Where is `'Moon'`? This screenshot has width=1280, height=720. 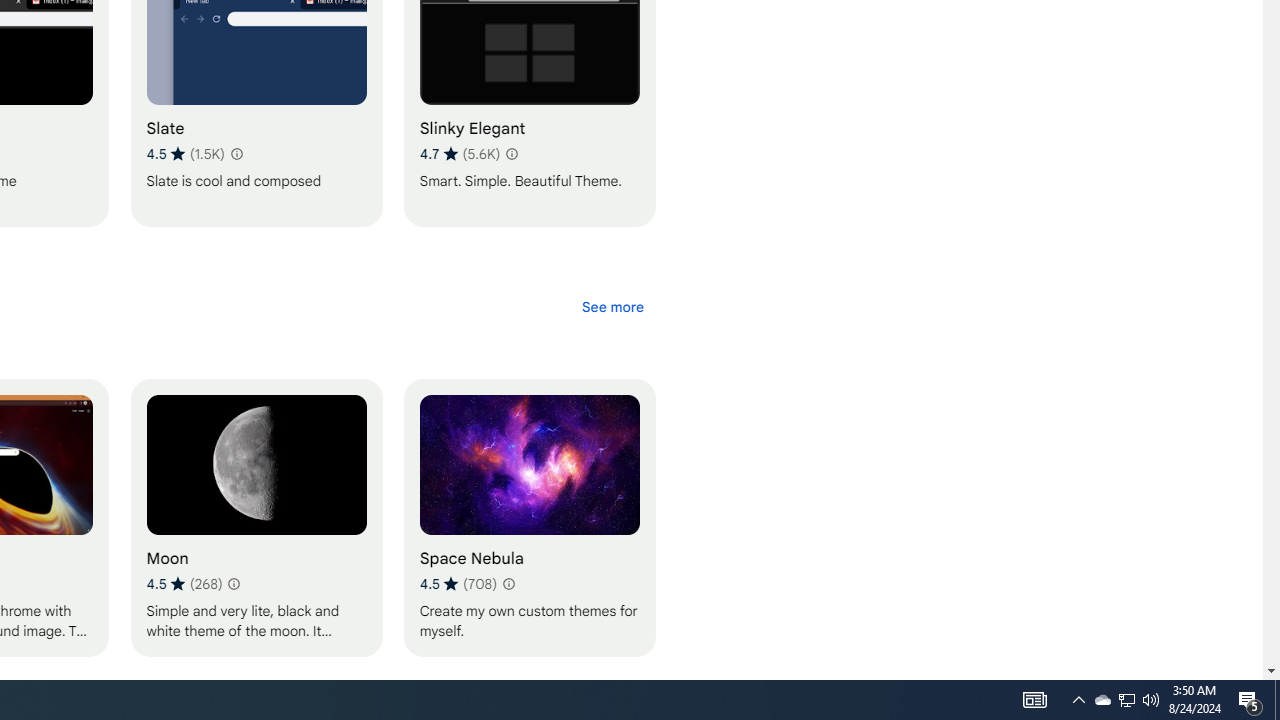
'Moon' is located at coordinates (255, 516).